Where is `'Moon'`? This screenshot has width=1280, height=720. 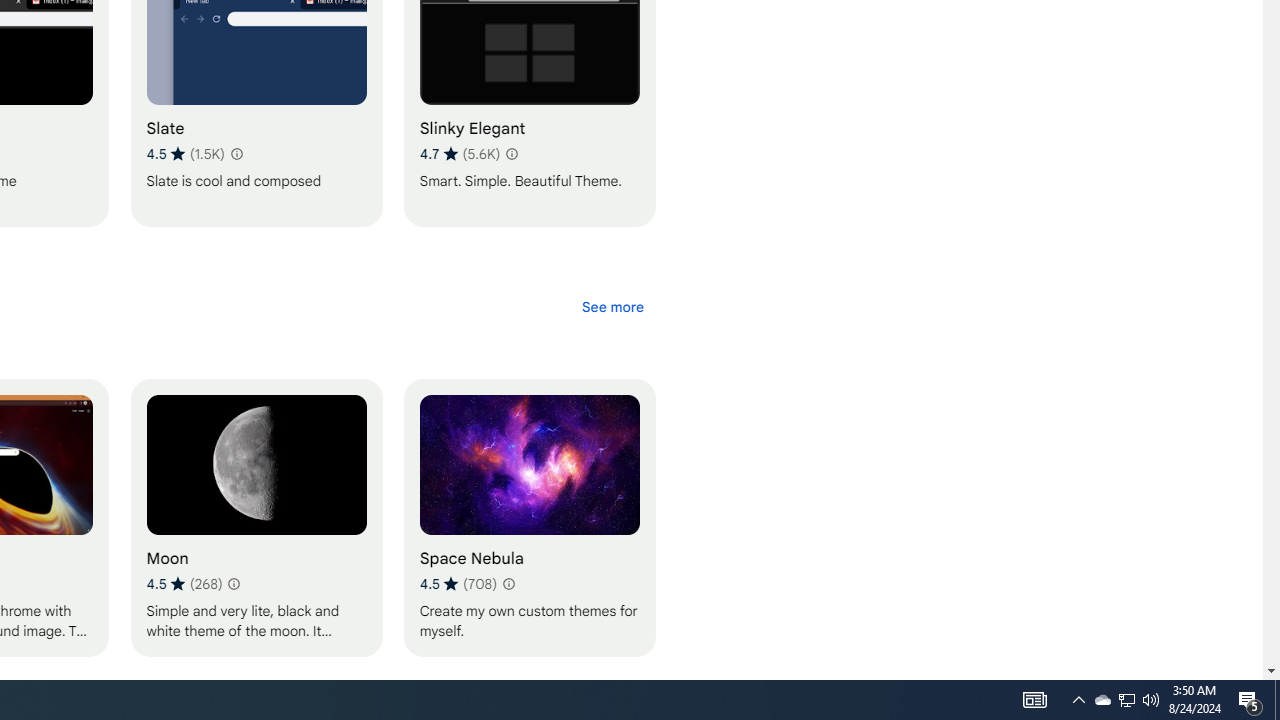
'Moon' is located at coordinates (255, 516).